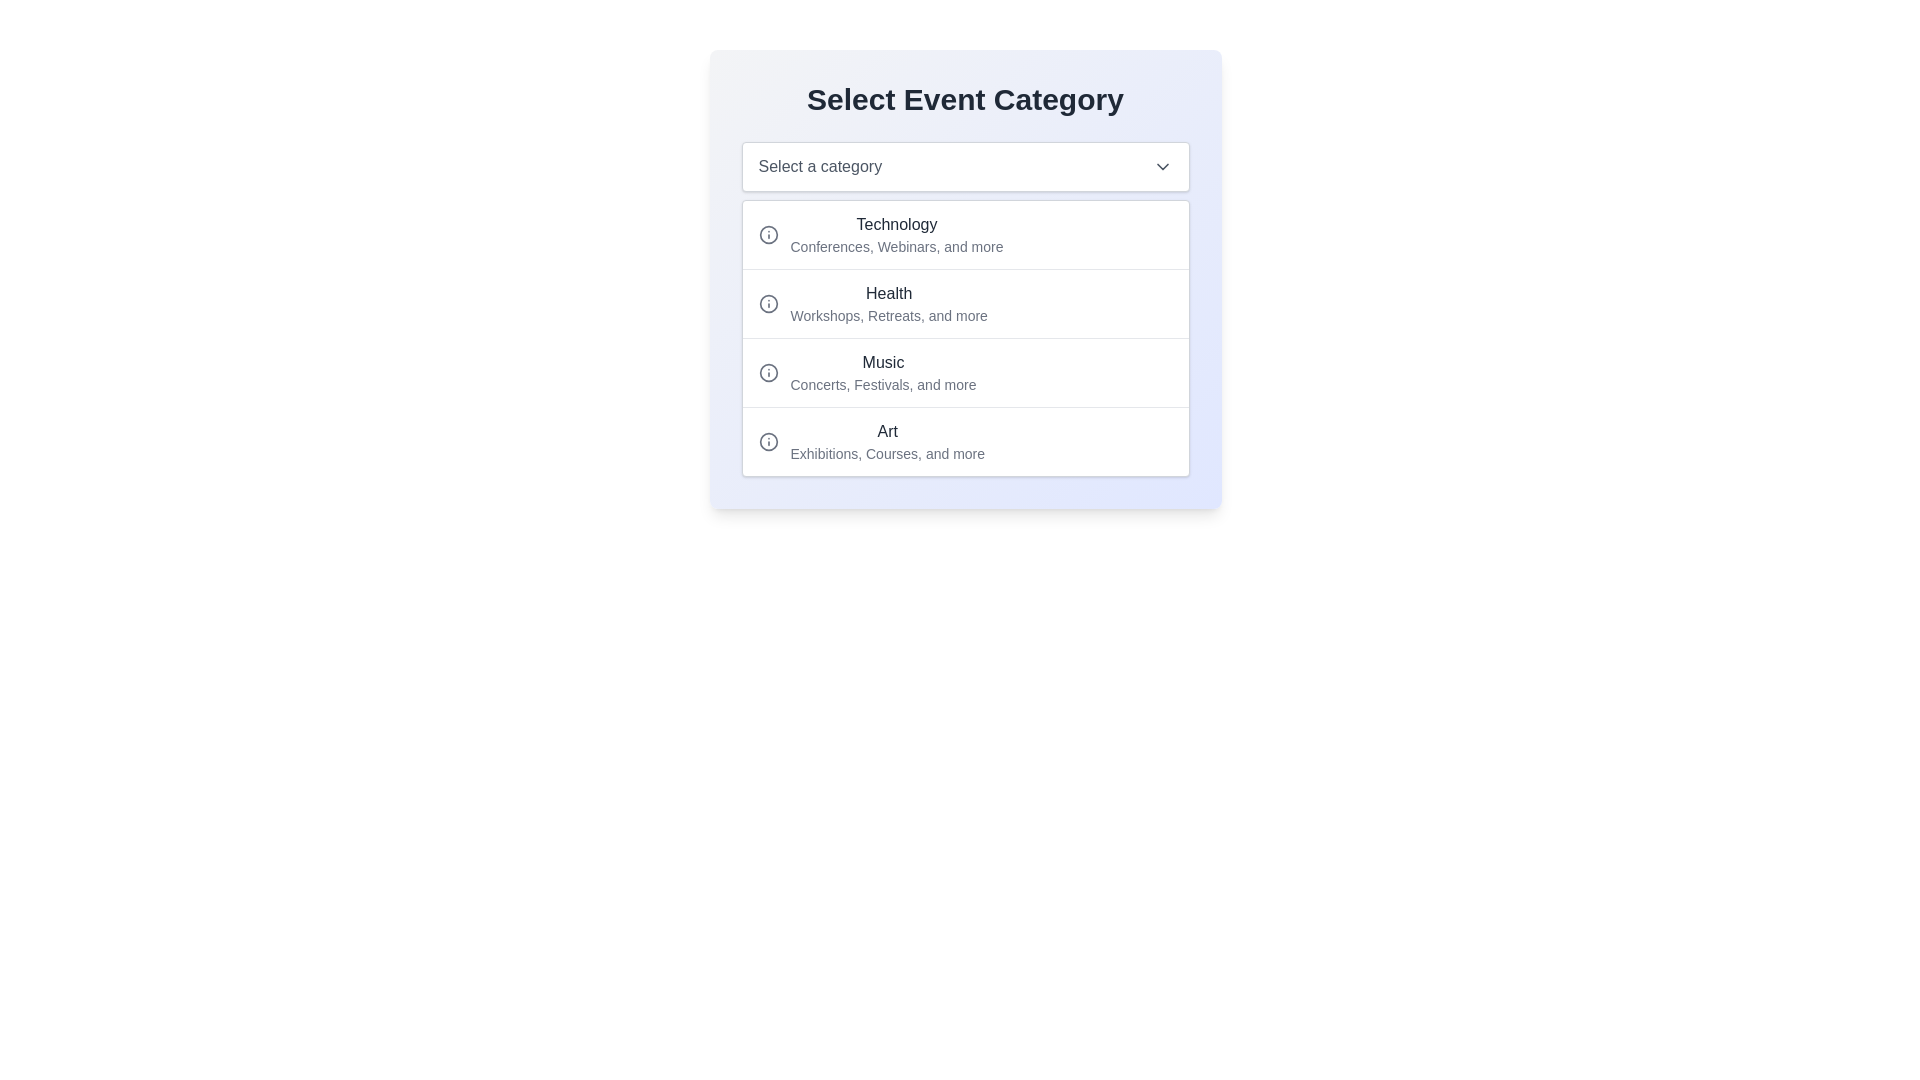  What do you see at coordinates (888, 293) in the screenshot?
I see `the 'Health' text label, which is displayed in a medium-weight dark gray font and is centered within the second event category section under 'Select Event Category.'` at bounding box center [888, 293].